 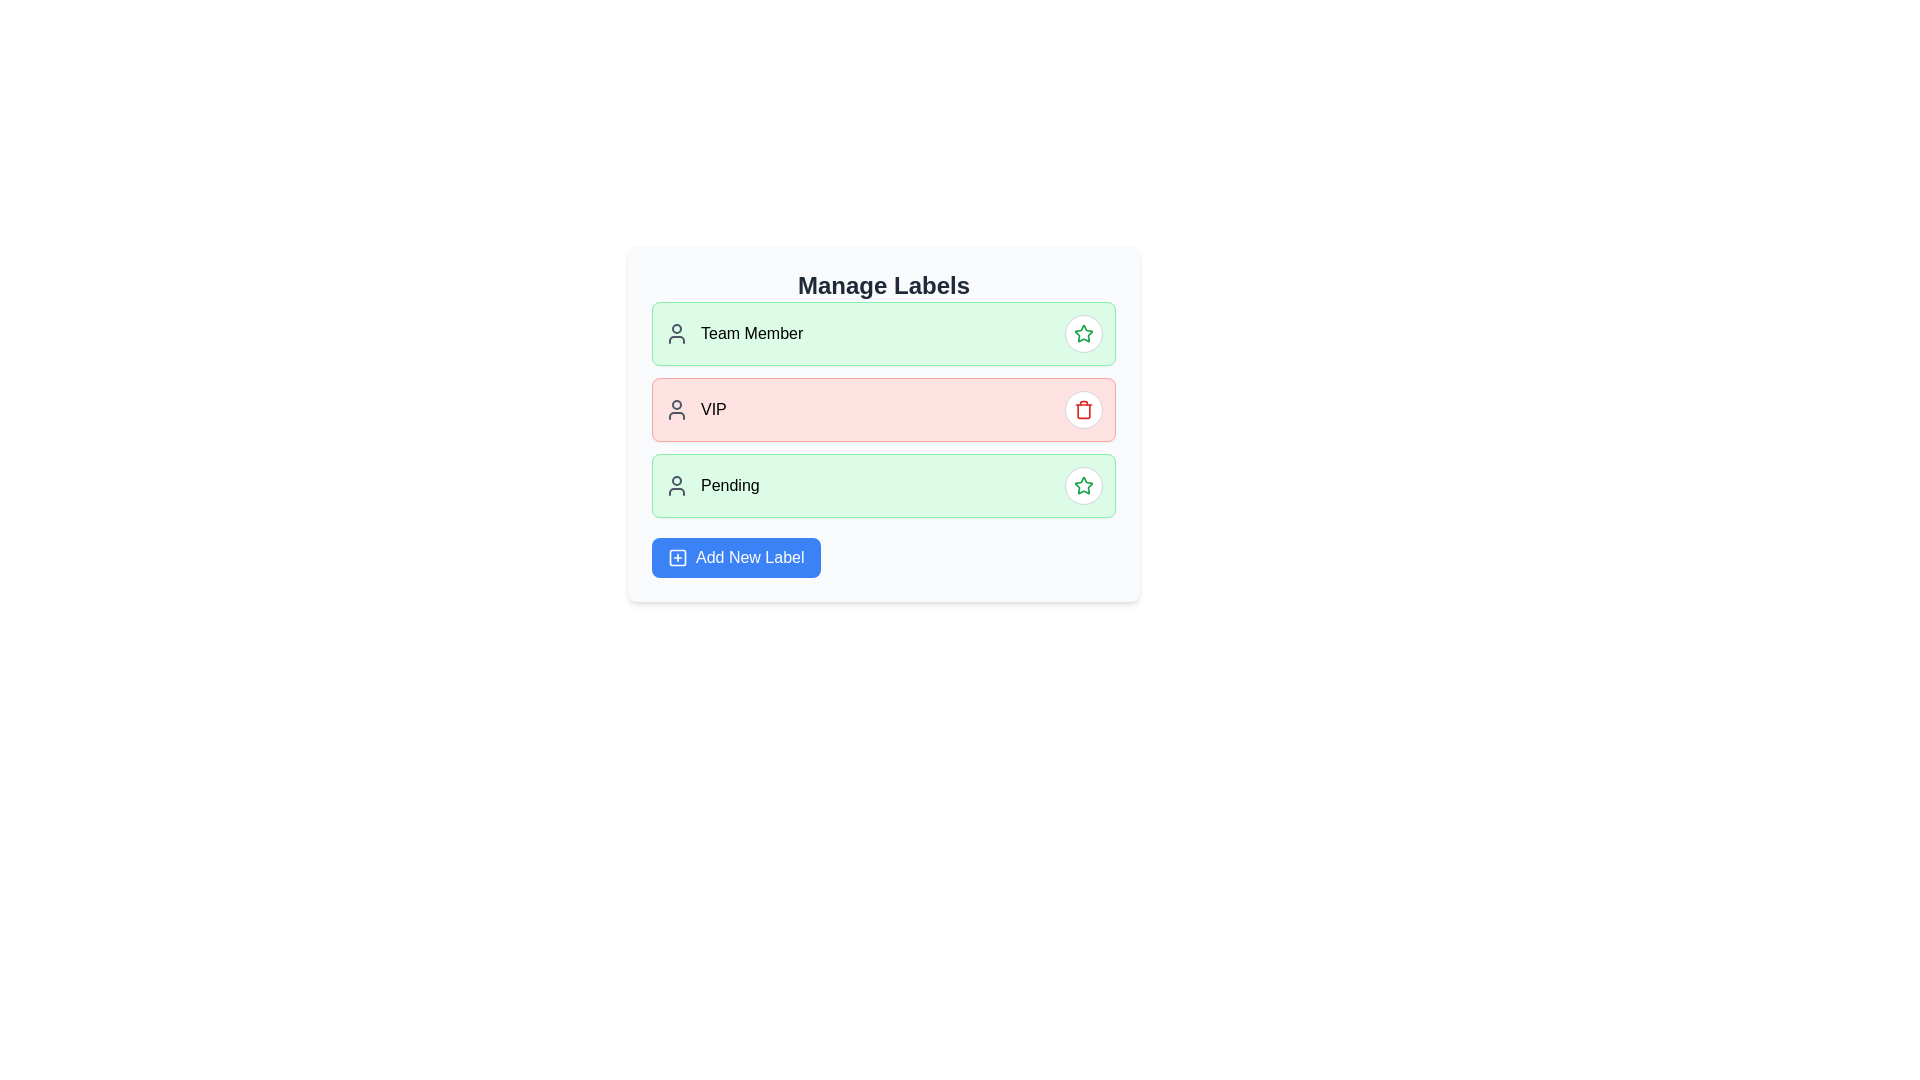 I want to click on the Label with icon that features a user silhouette and the text 'Team Member', which is located at the beginning of a green section, so click(x=733, y=333).